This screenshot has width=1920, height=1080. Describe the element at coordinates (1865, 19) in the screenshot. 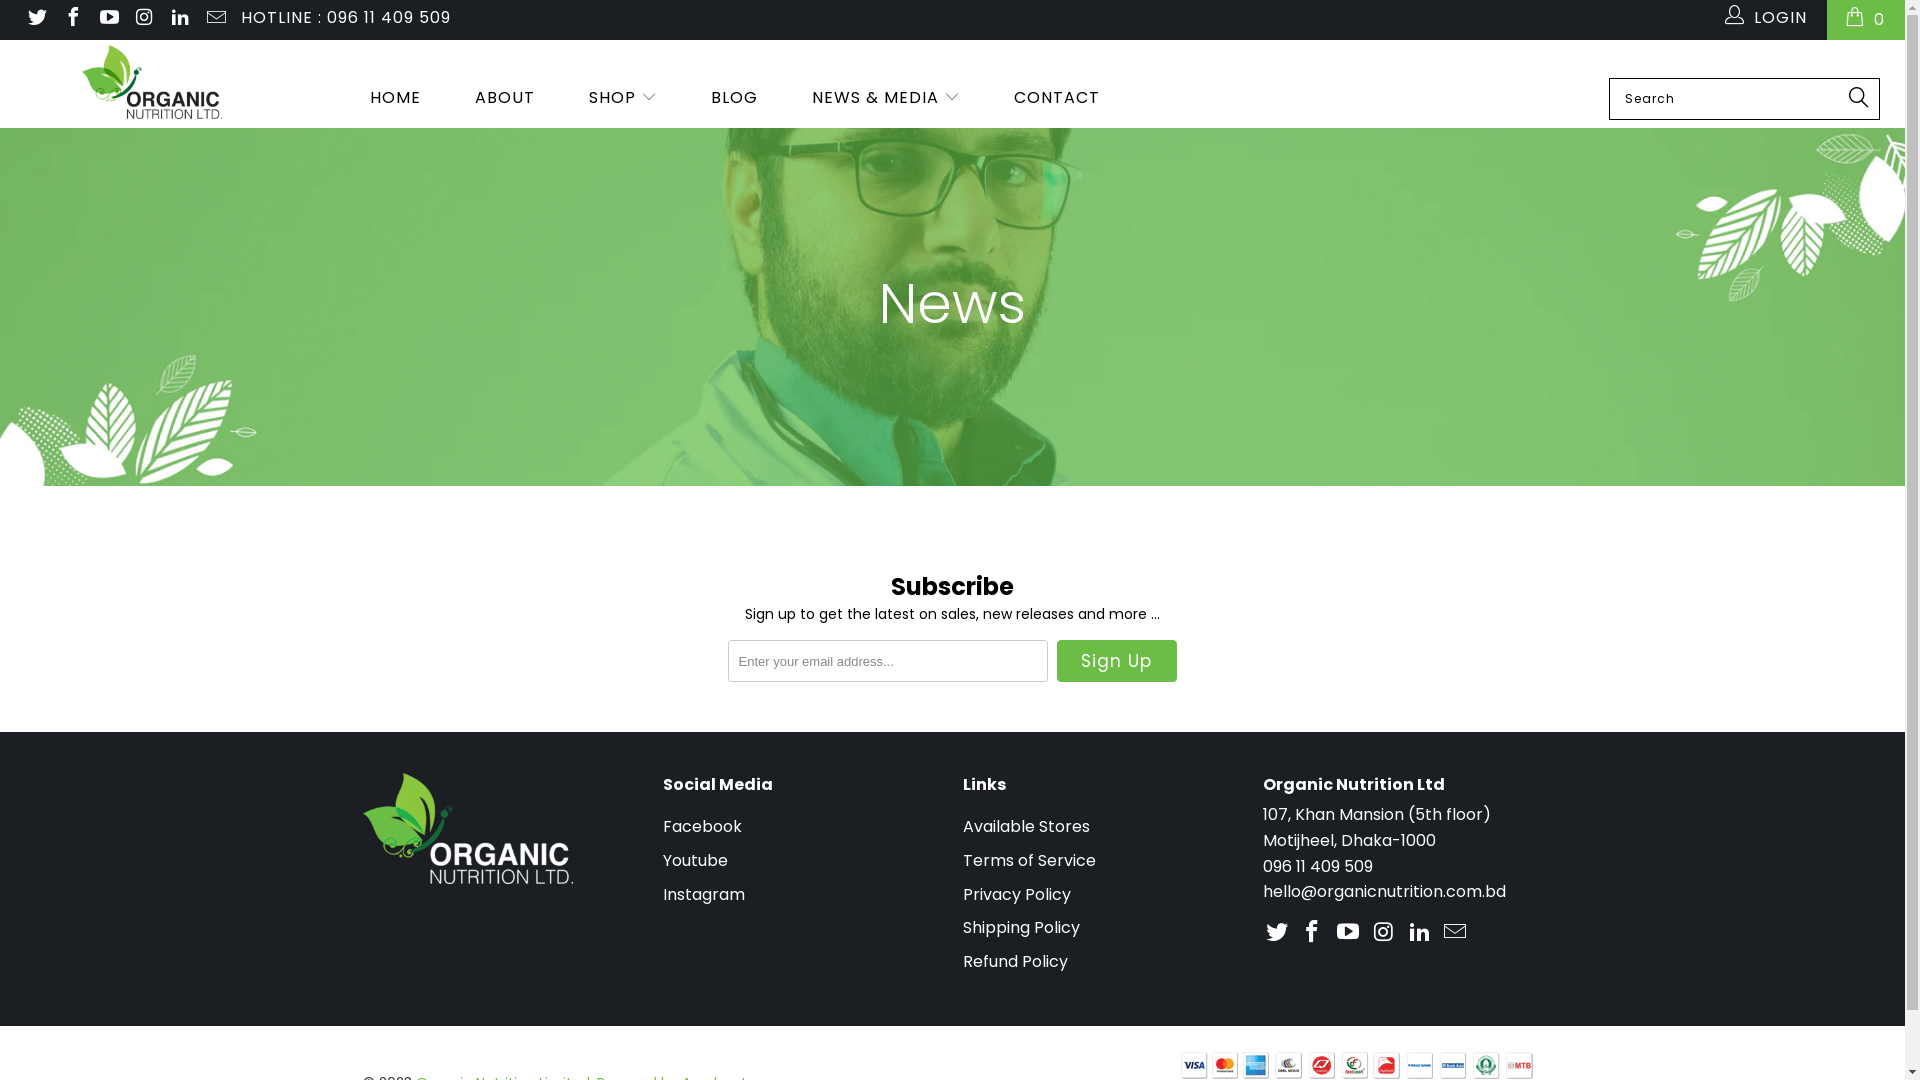

I see `'0'` at that location.